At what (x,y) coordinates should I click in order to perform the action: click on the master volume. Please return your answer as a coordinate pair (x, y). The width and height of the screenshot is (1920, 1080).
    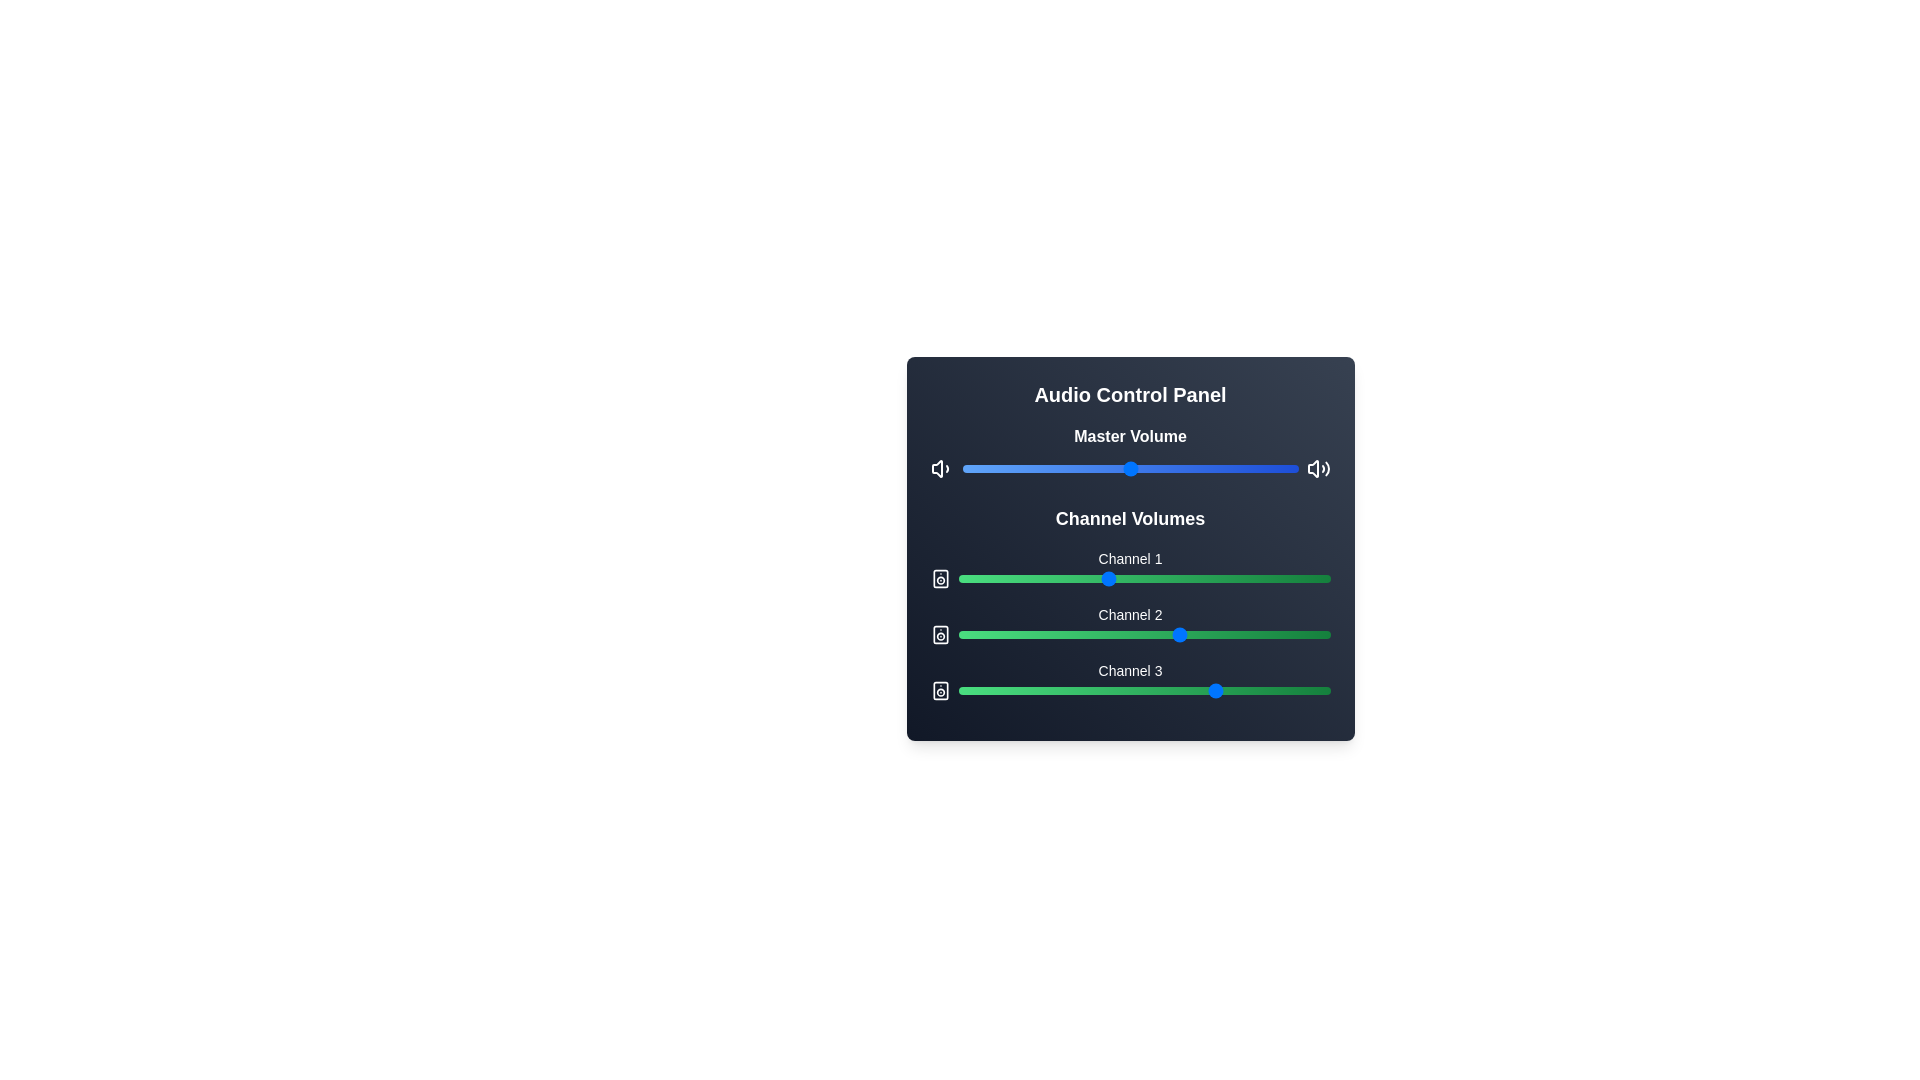
    Looking at the image, I should click on (1045, 469).